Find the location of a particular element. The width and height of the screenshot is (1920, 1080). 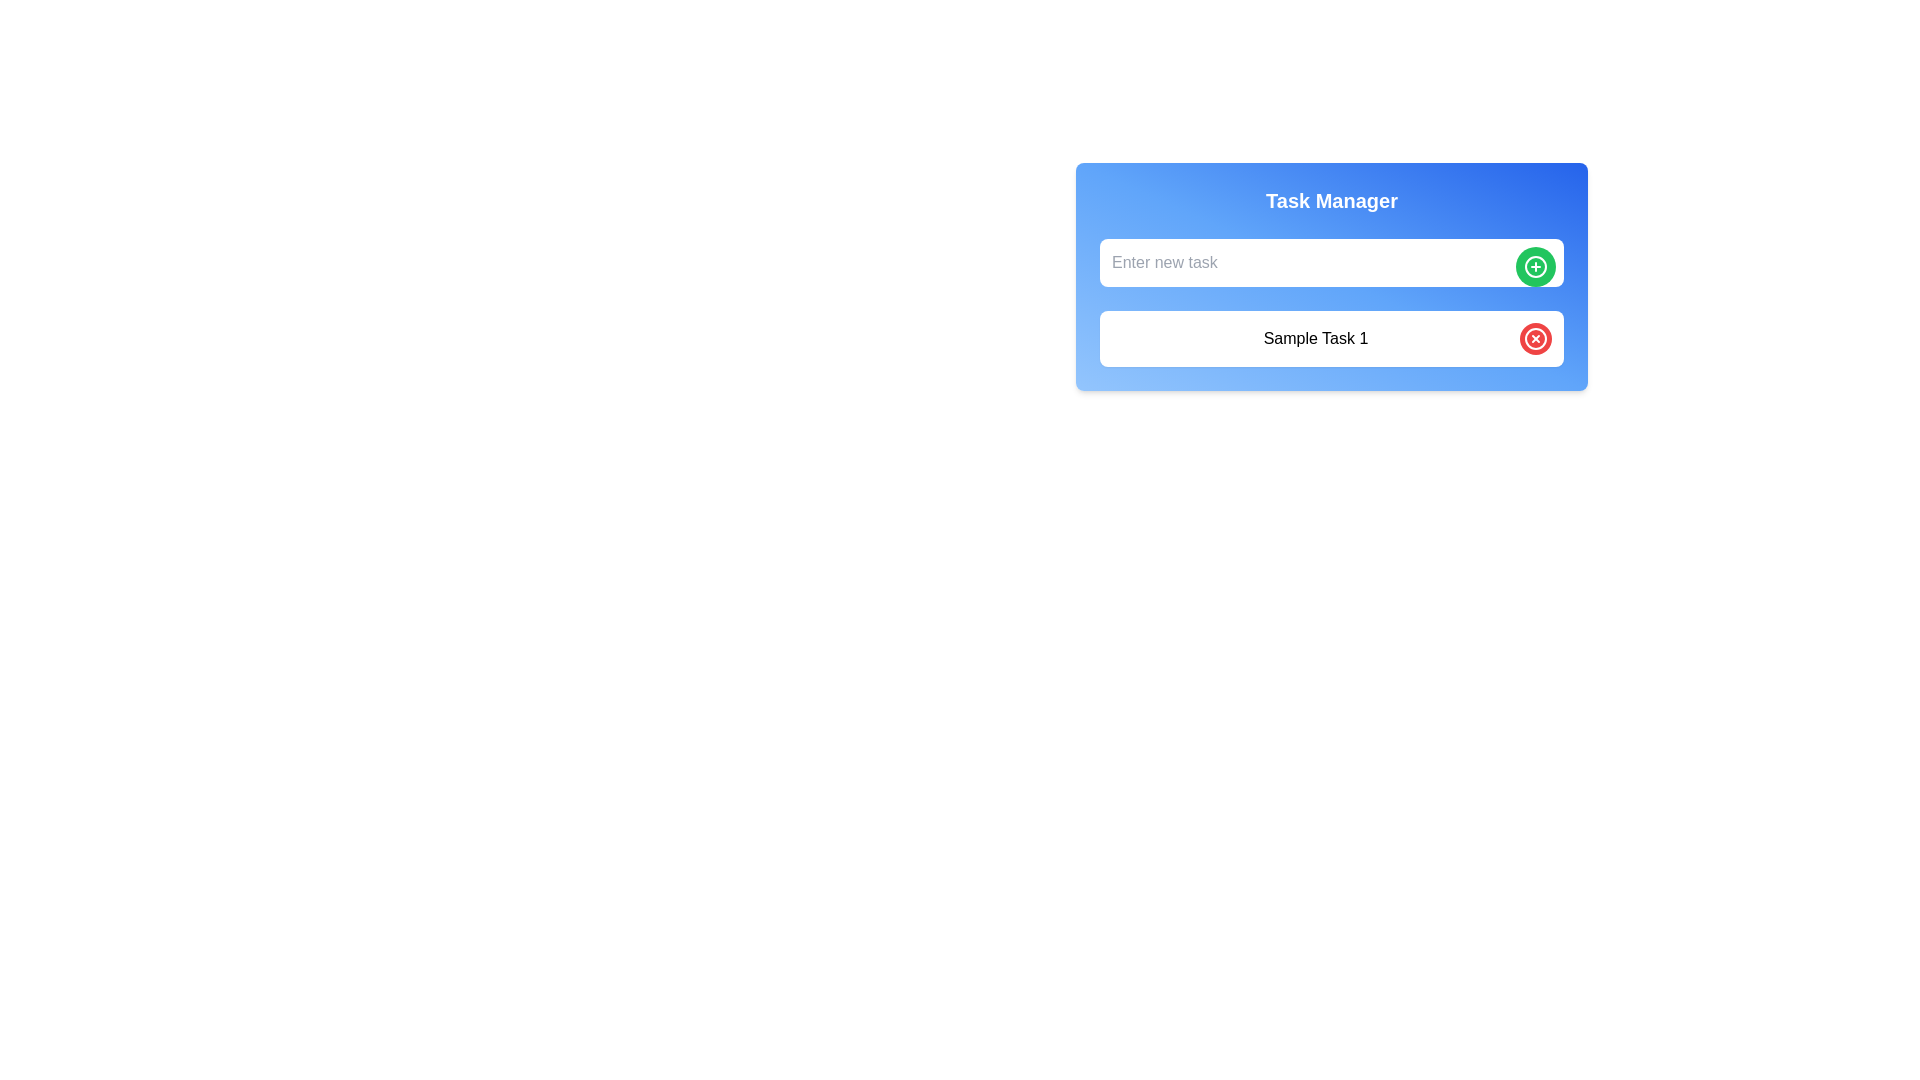

the Text input field in the 'Task Manager' section is located at coordinates (1331, 261).